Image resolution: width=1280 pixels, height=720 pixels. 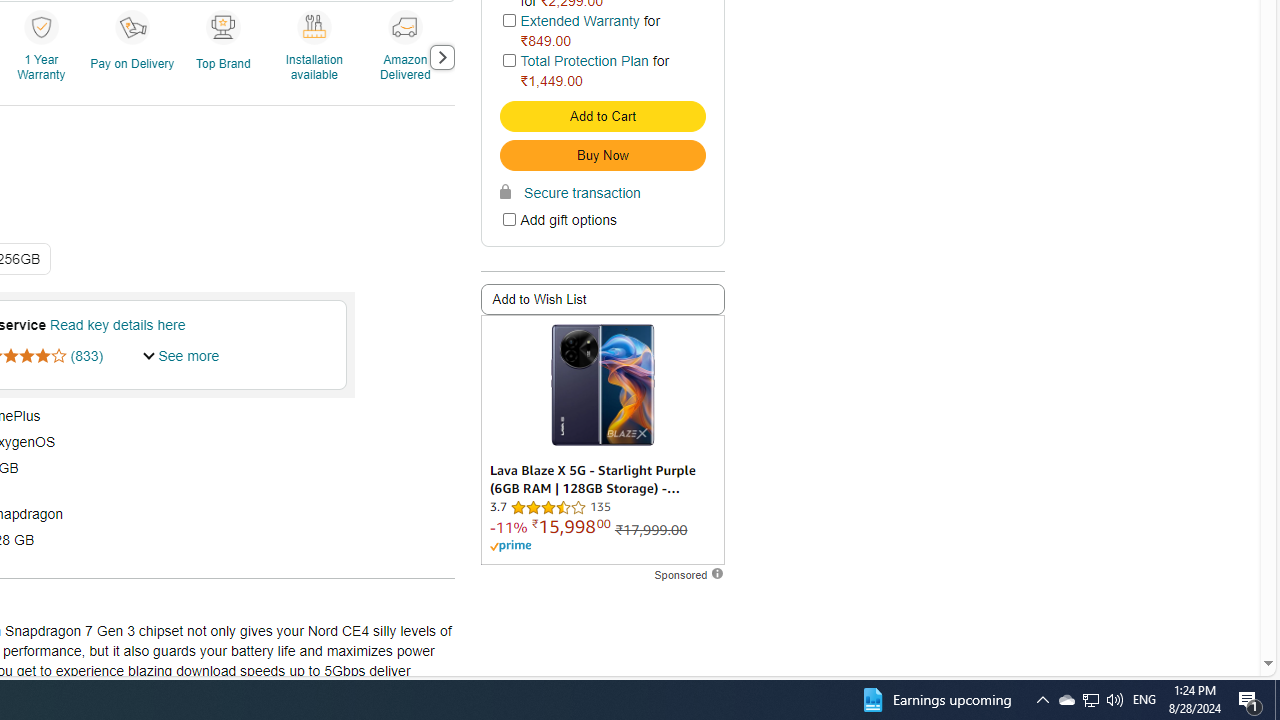 What do you see at coordinates (114, 323) in the screenshot?
I see `' Read key details here'` at bounding box center [114, 323].